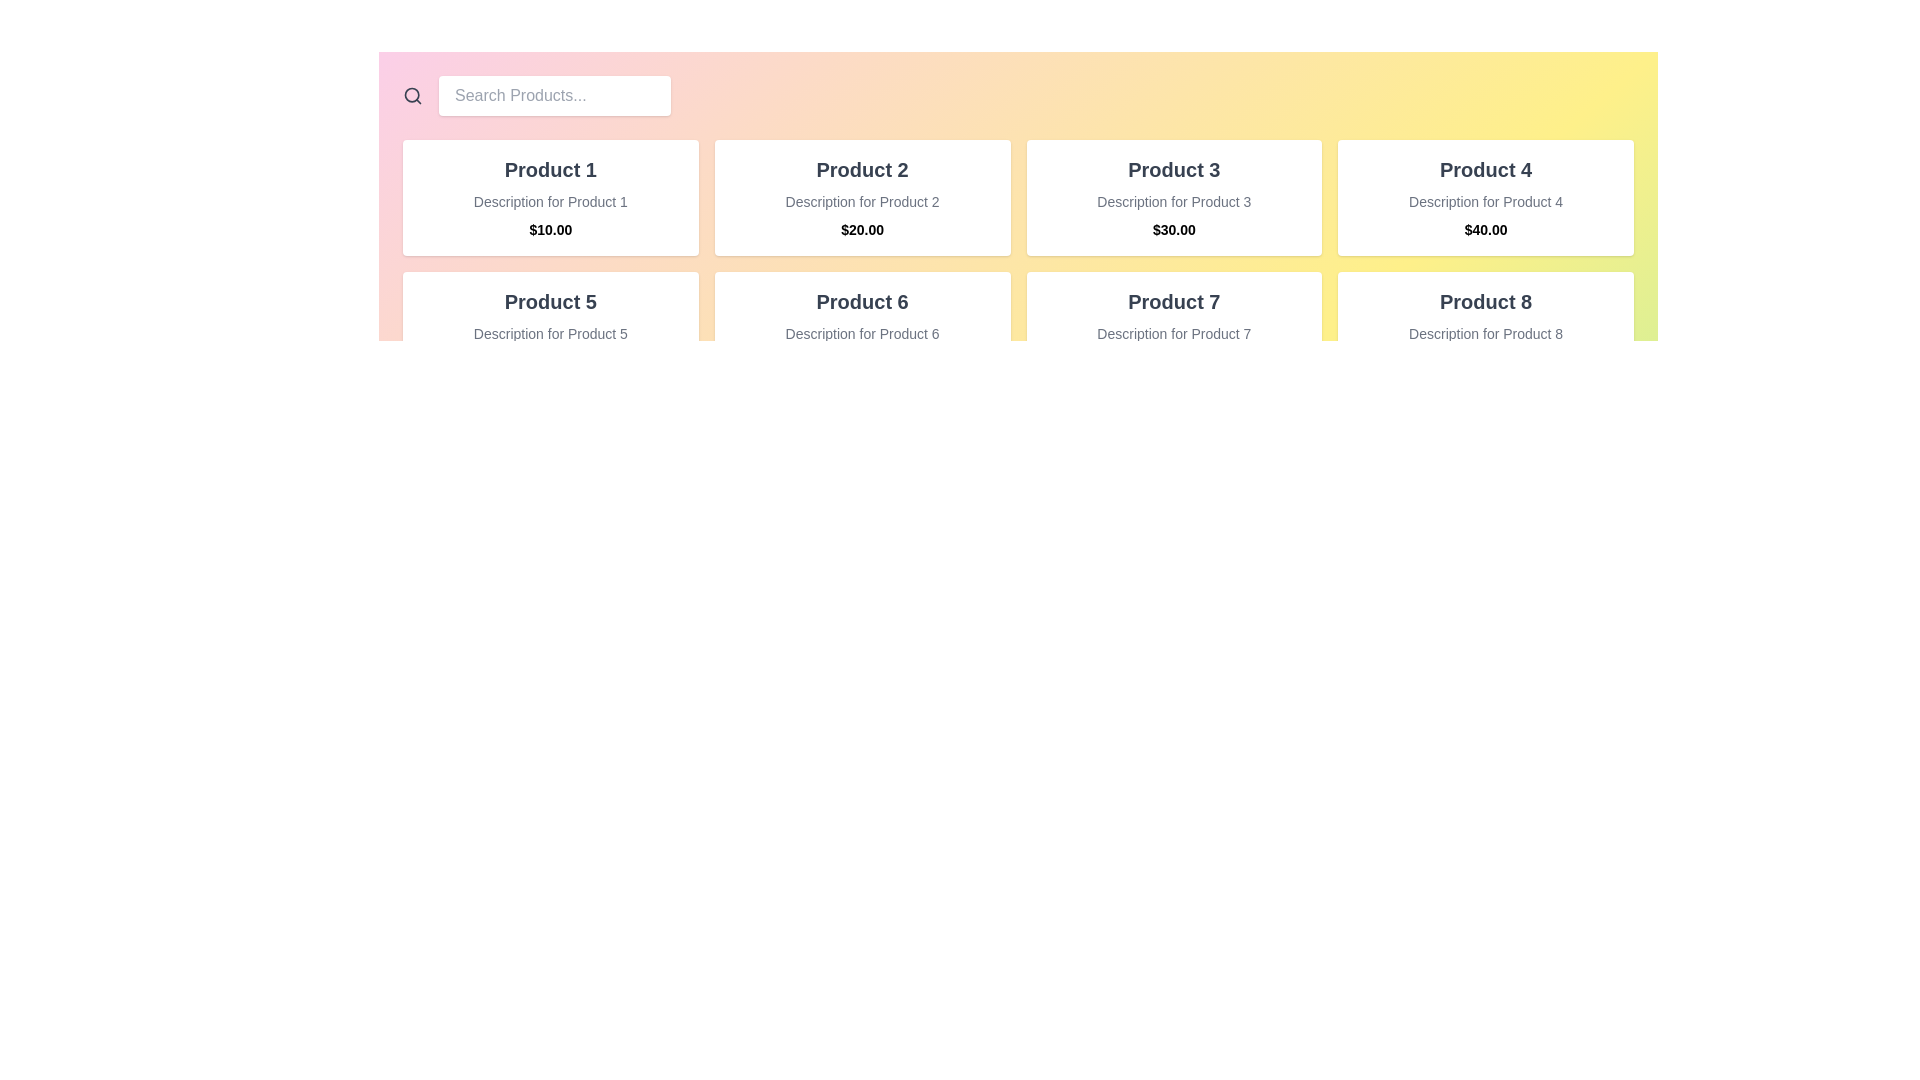  I want to click on text label that displays 'Description for Product 7', which is positioned below the 'Product 7' heading in its card, so click(1174, 333).